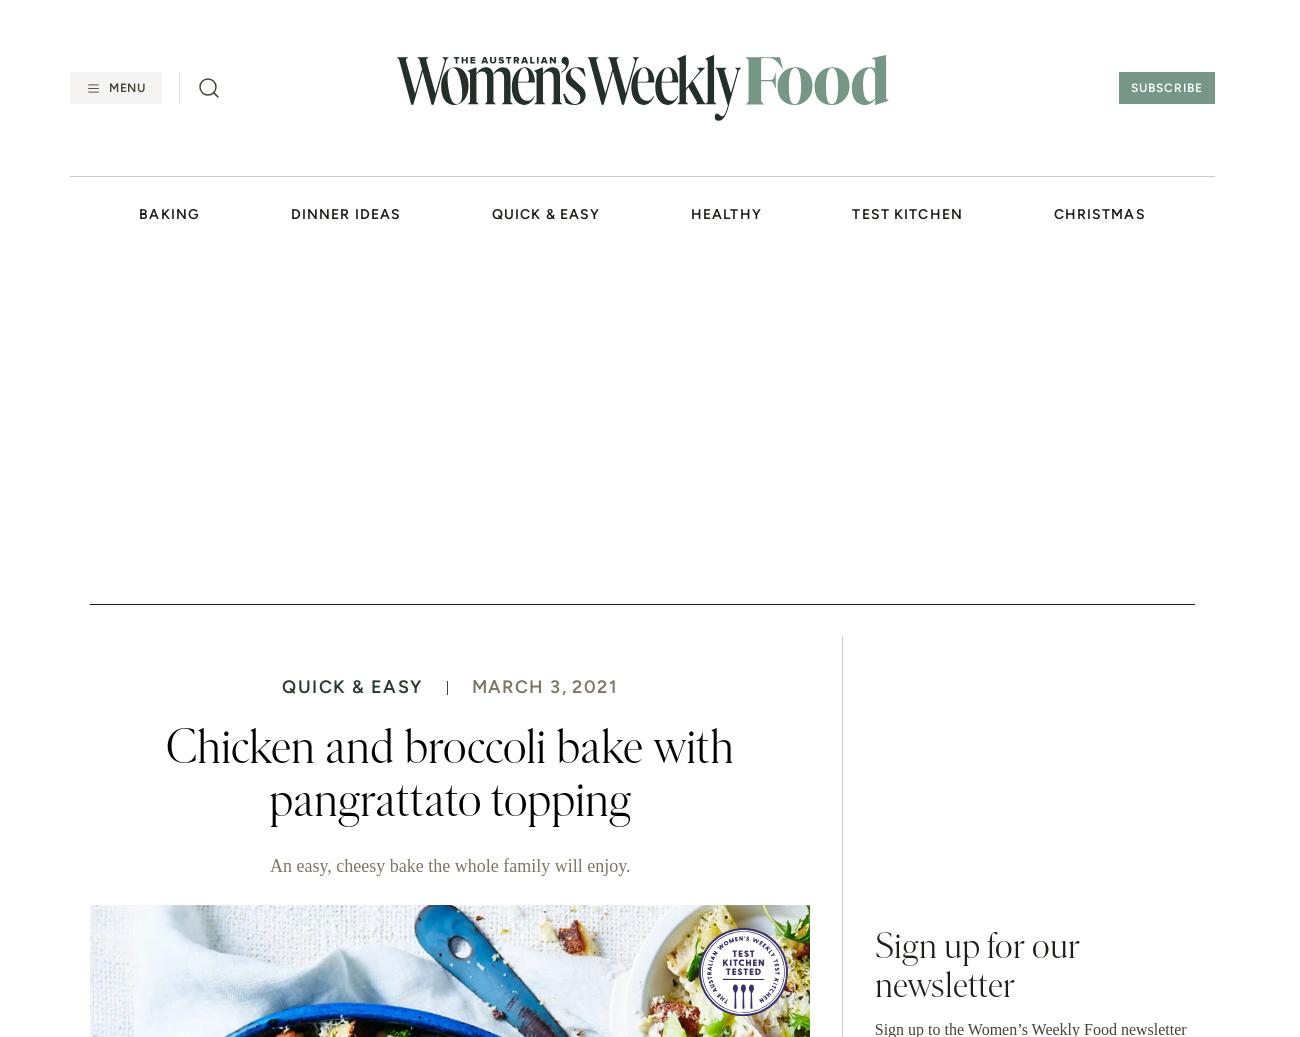  Describe the element at coordinates (267, 865) in the screenshot. I see `'An easy, cheesy bake the whole family will enjoy.'` at that location.